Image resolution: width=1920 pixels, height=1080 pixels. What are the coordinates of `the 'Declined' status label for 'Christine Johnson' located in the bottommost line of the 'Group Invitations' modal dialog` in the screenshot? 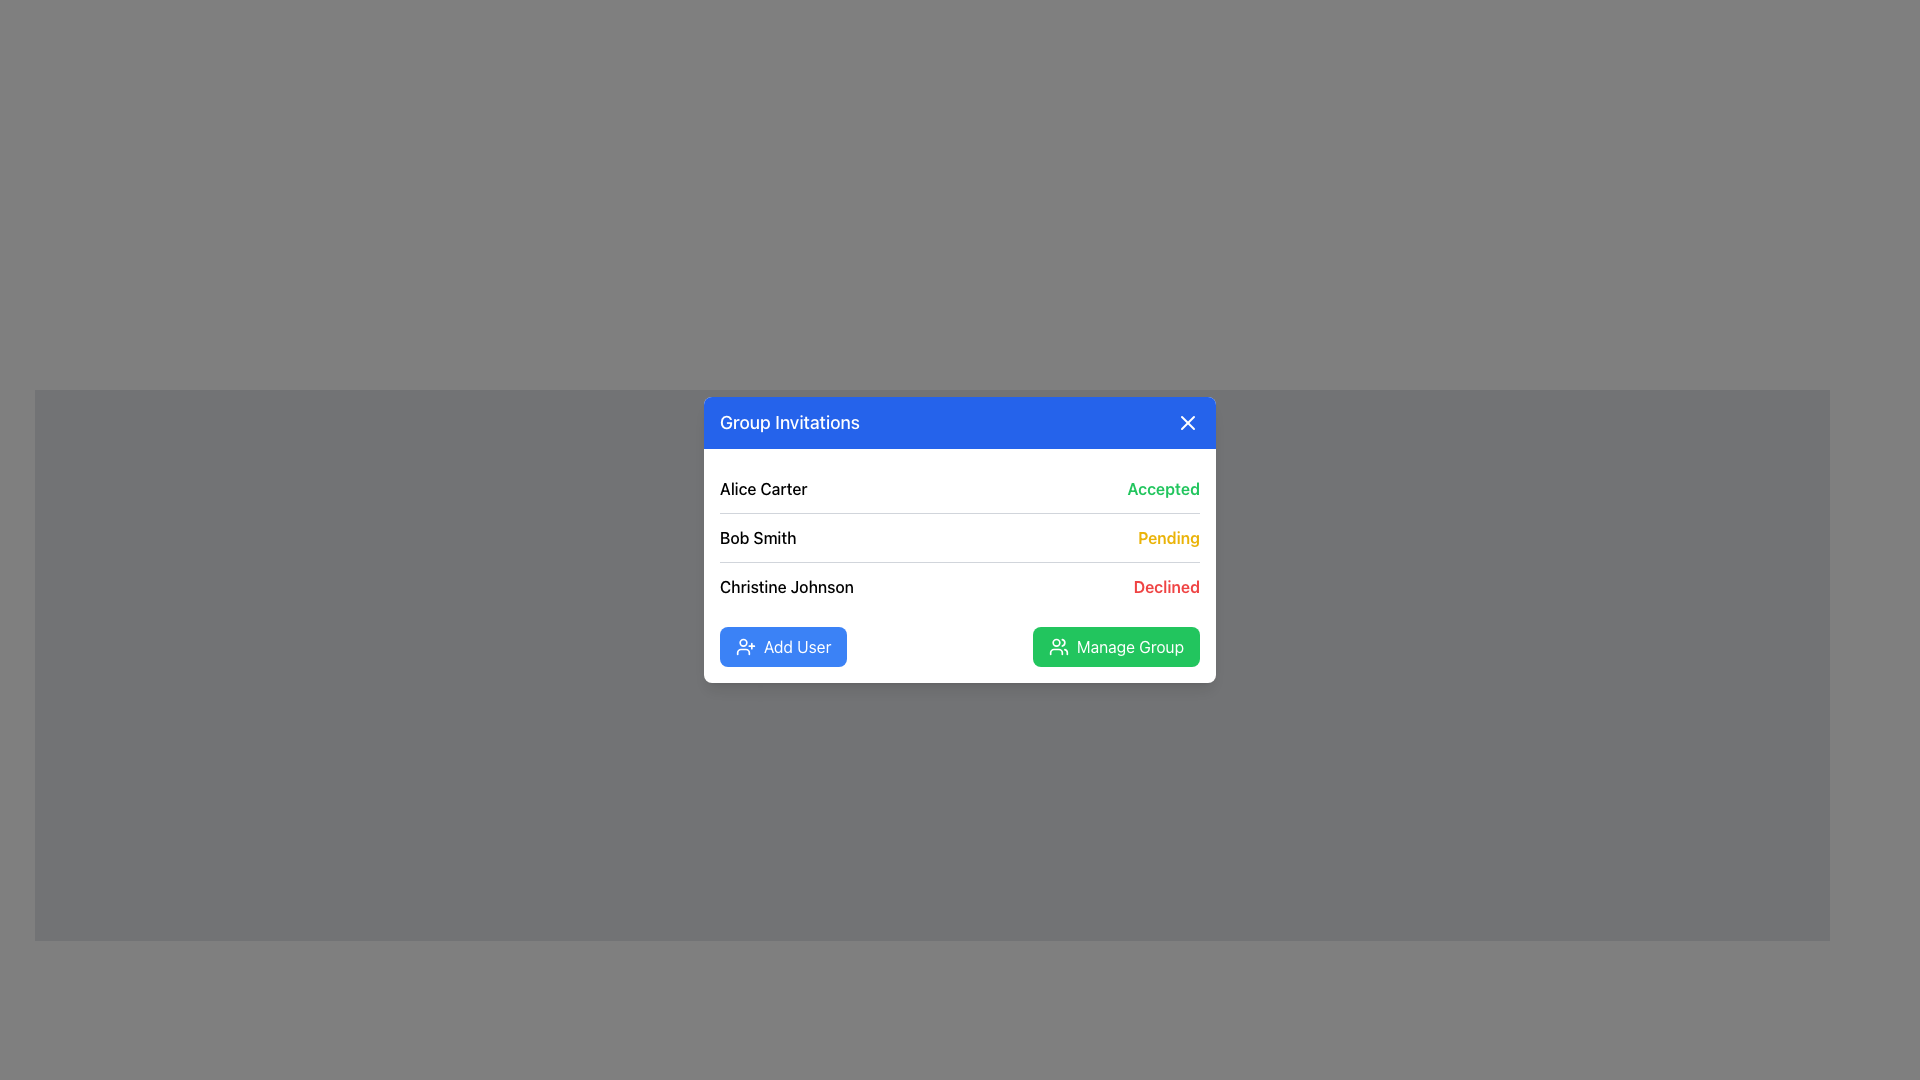 It's located at (1166, 585).